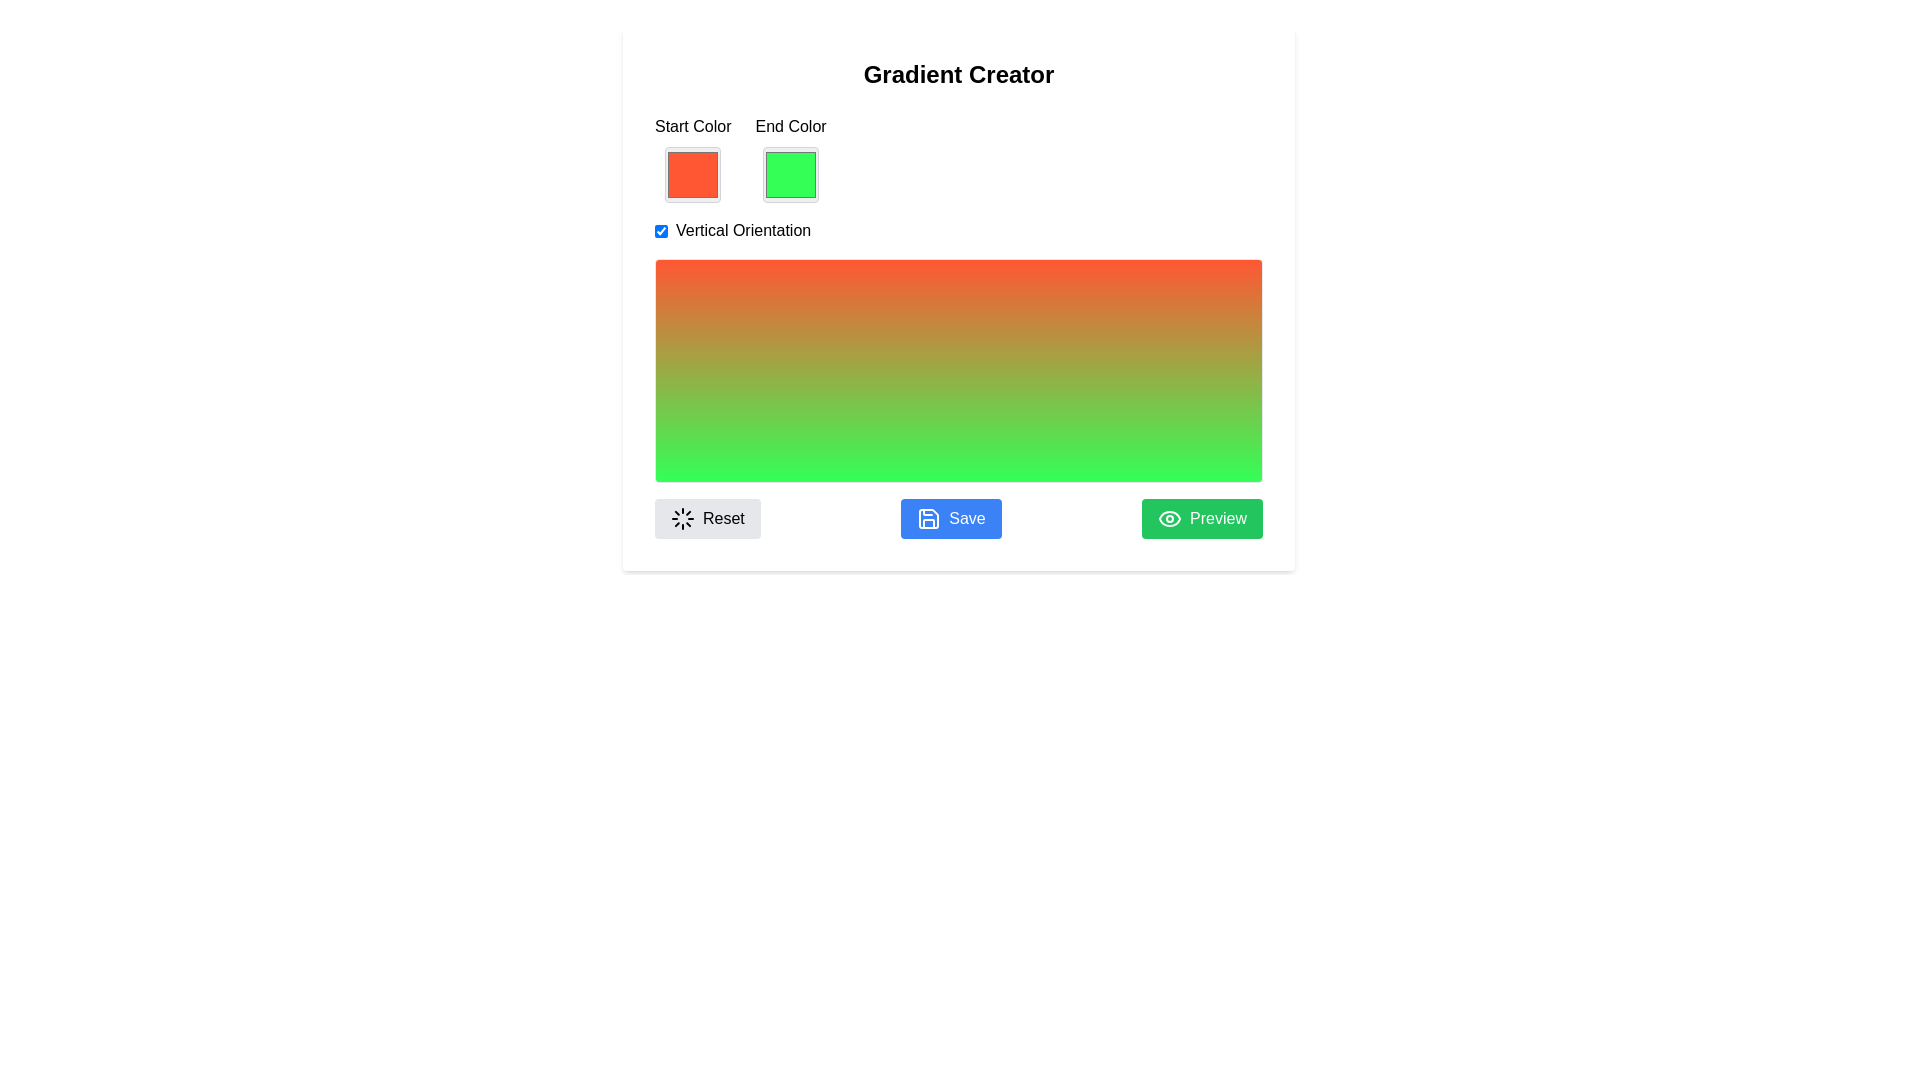 Image resolution: width=1920 pixels, height=1080 pixels. Describe the element at coordinates (742, 230) in the screenshot. I see `the Text label that explains the purpose of the adjacent checkbox for toggling 'Vertical Orientation'` at that location.